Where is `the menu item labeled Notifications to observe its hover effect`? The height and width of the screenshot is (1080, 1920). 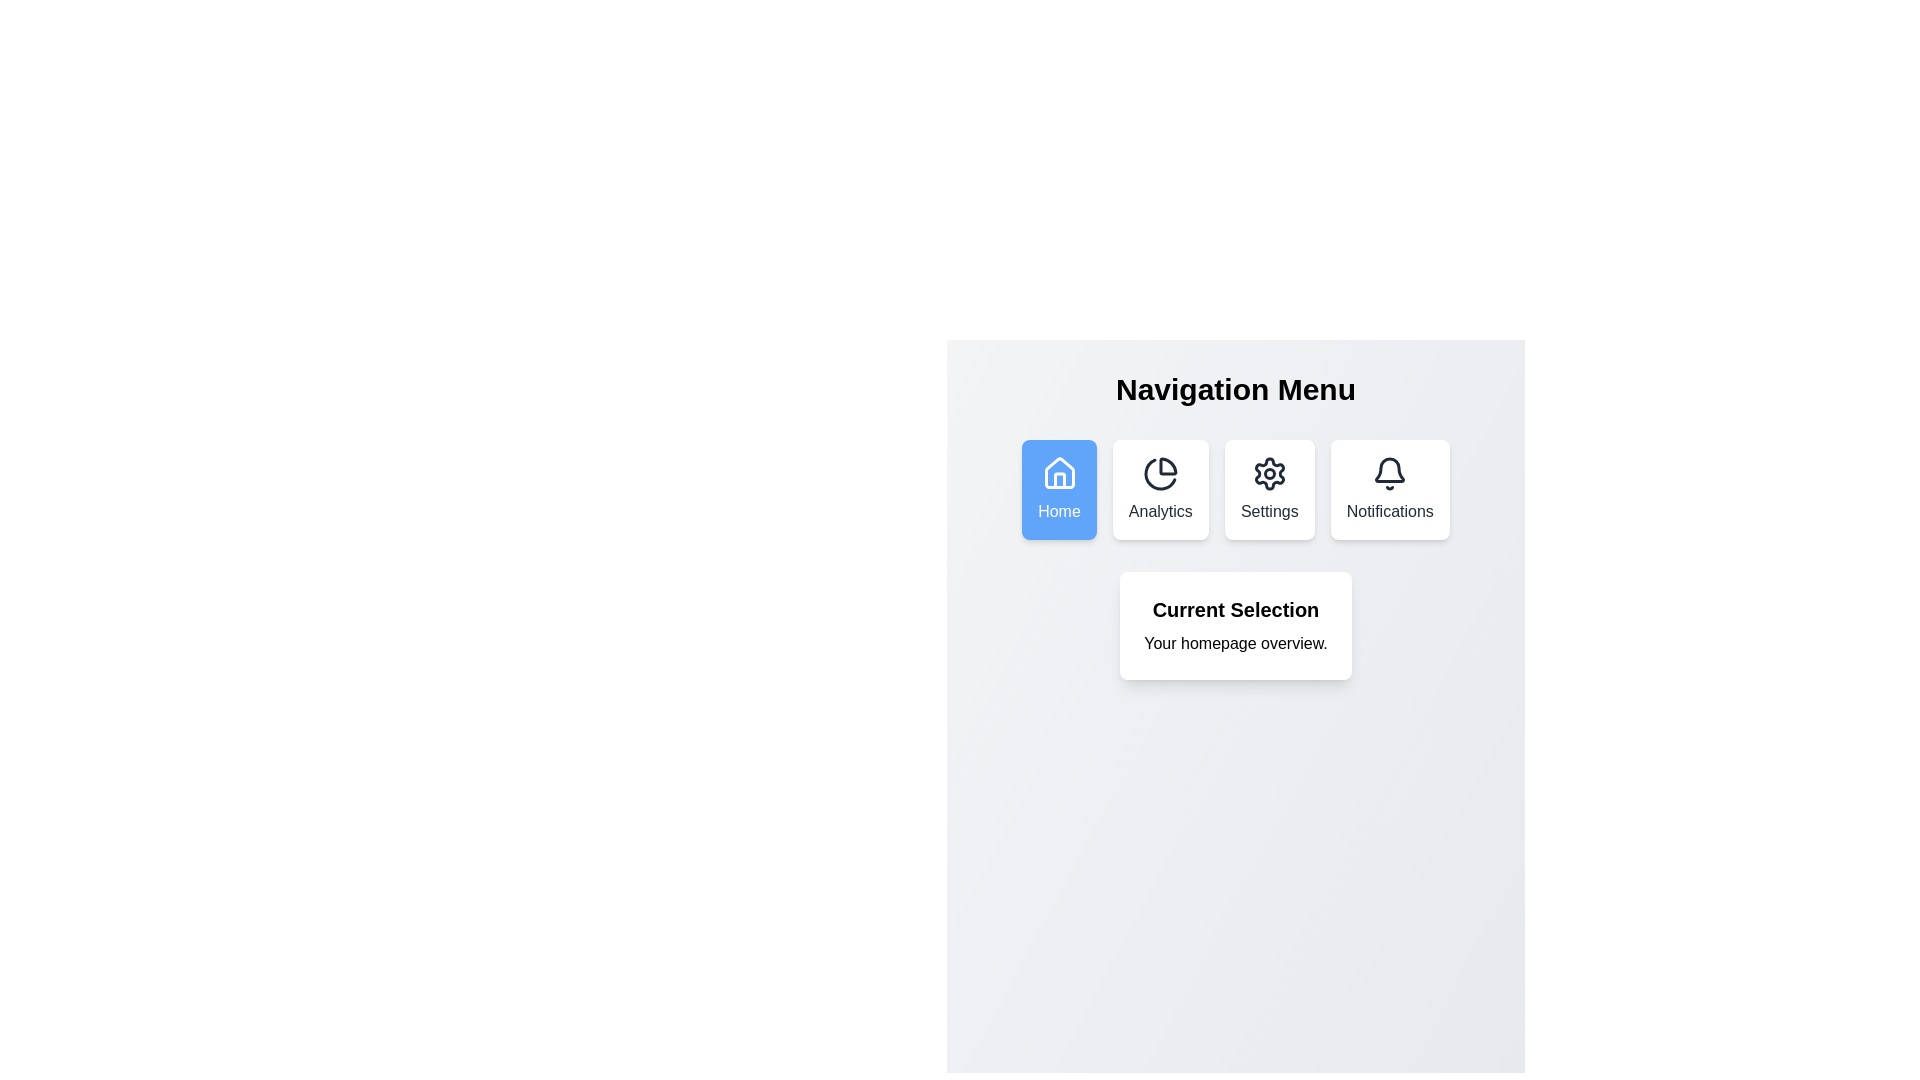 the menu item labeled Notifications to observe its hover effect is located at coordinates (1389, 489).